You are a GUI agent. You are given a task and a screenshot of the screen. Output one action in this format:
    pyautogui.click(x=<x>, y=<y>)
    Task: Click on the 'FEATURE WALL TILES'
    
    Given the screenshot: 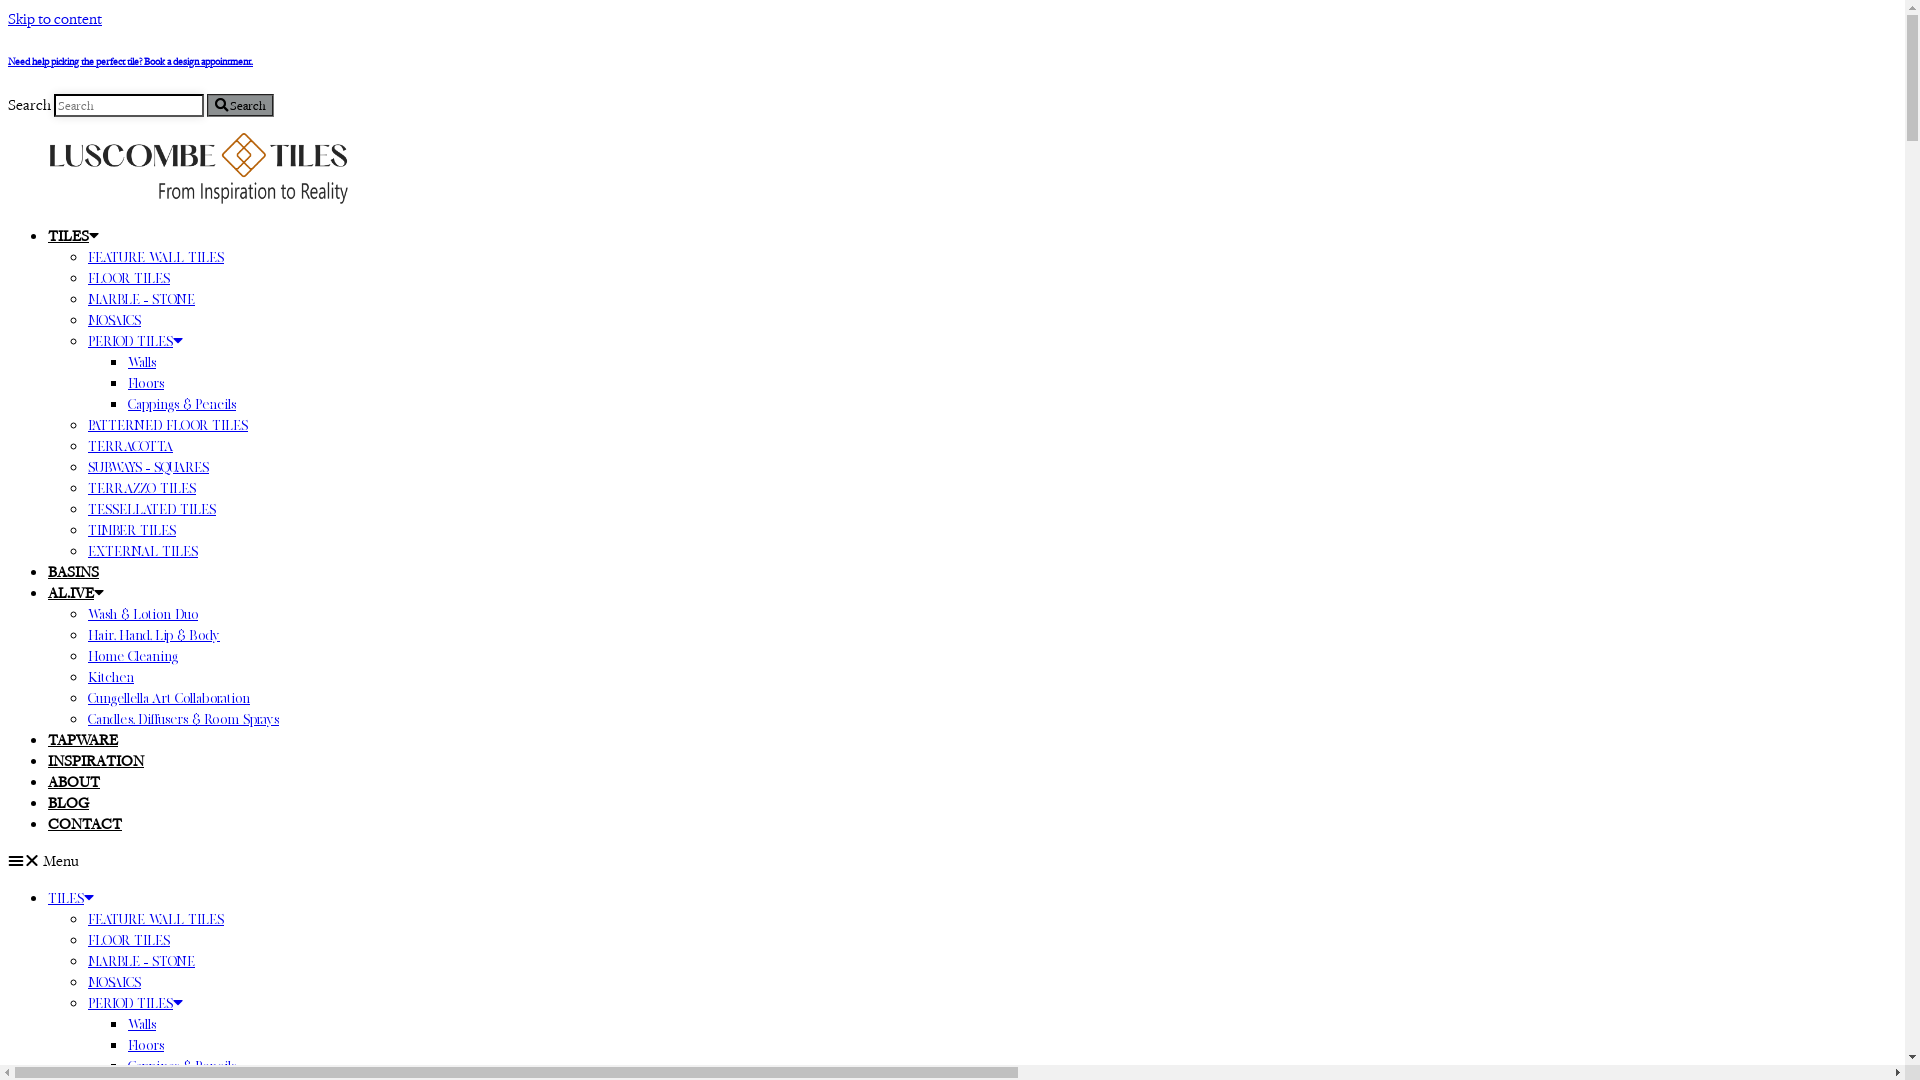 What is the action you would take?
    pyautogui.click(x=155, y=918)
    